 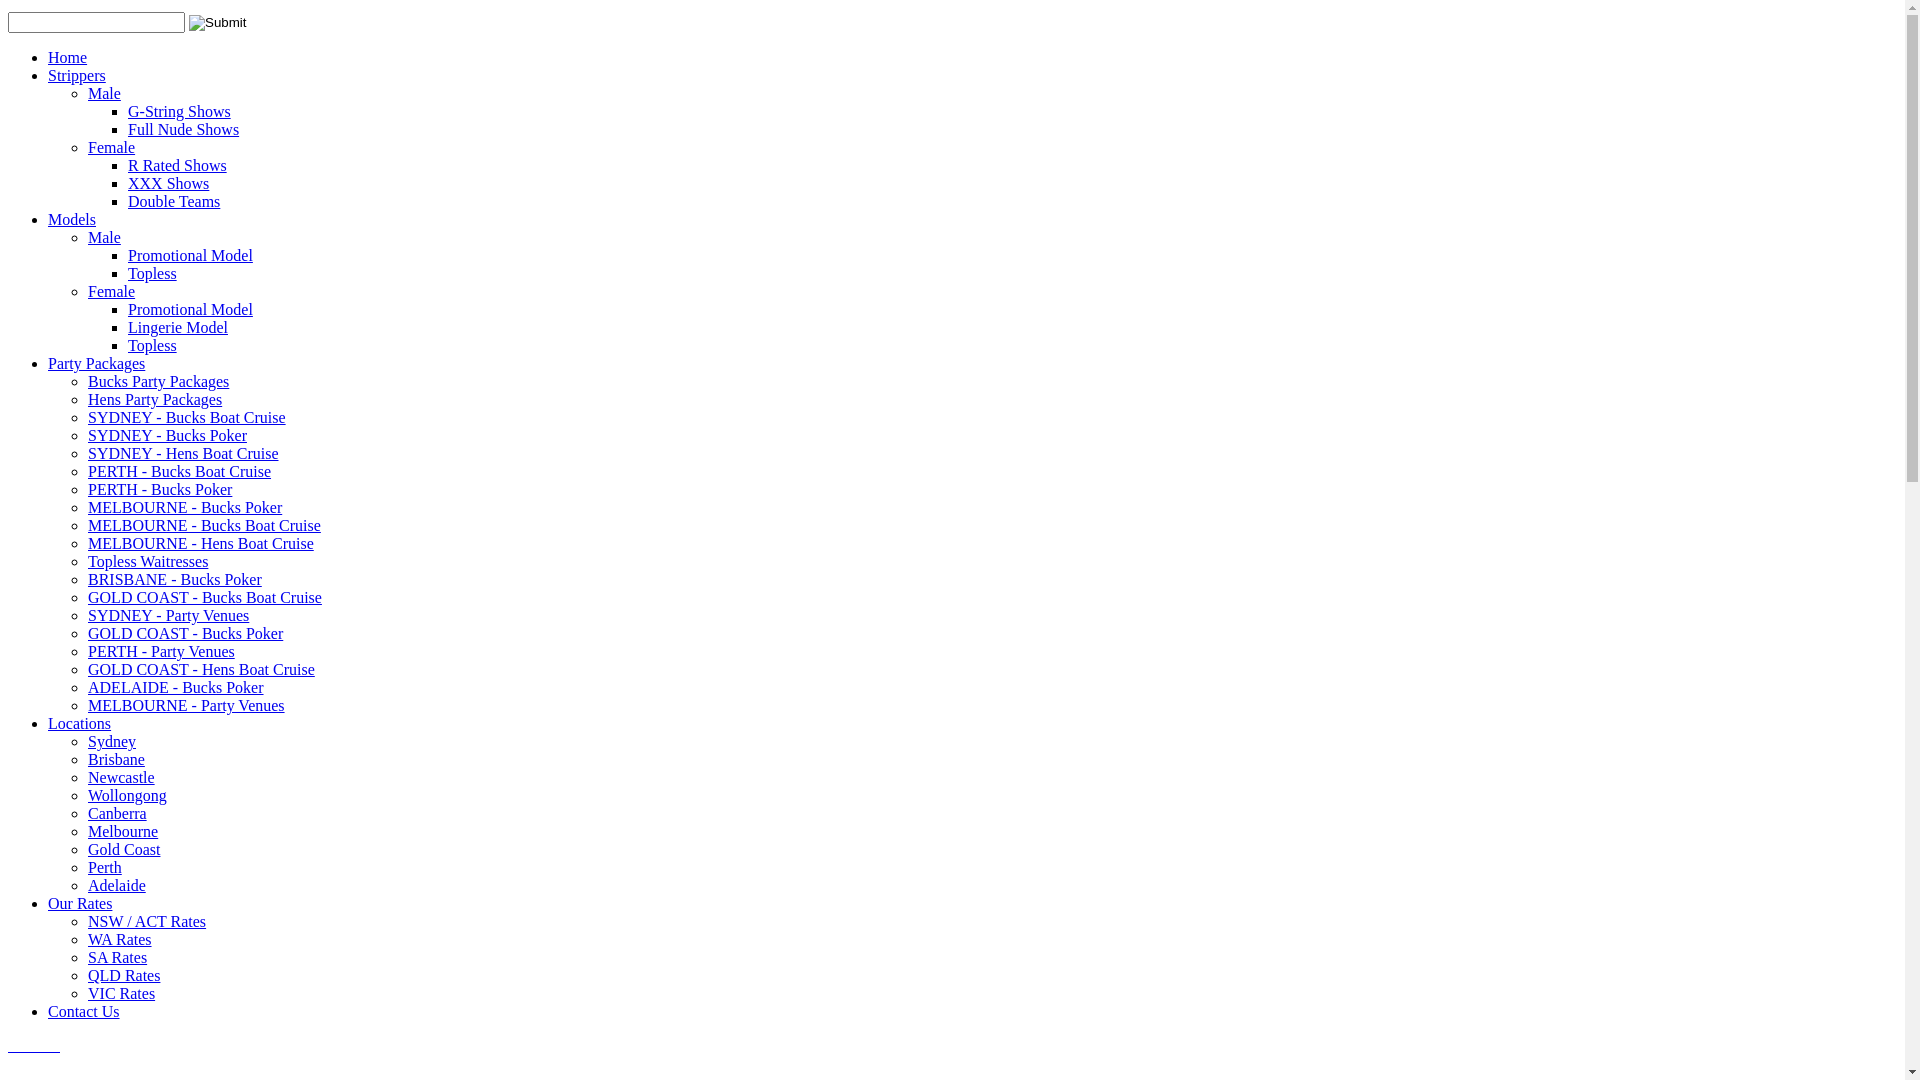 I want to click on 'Double Teams', so click(x=127, y=201).